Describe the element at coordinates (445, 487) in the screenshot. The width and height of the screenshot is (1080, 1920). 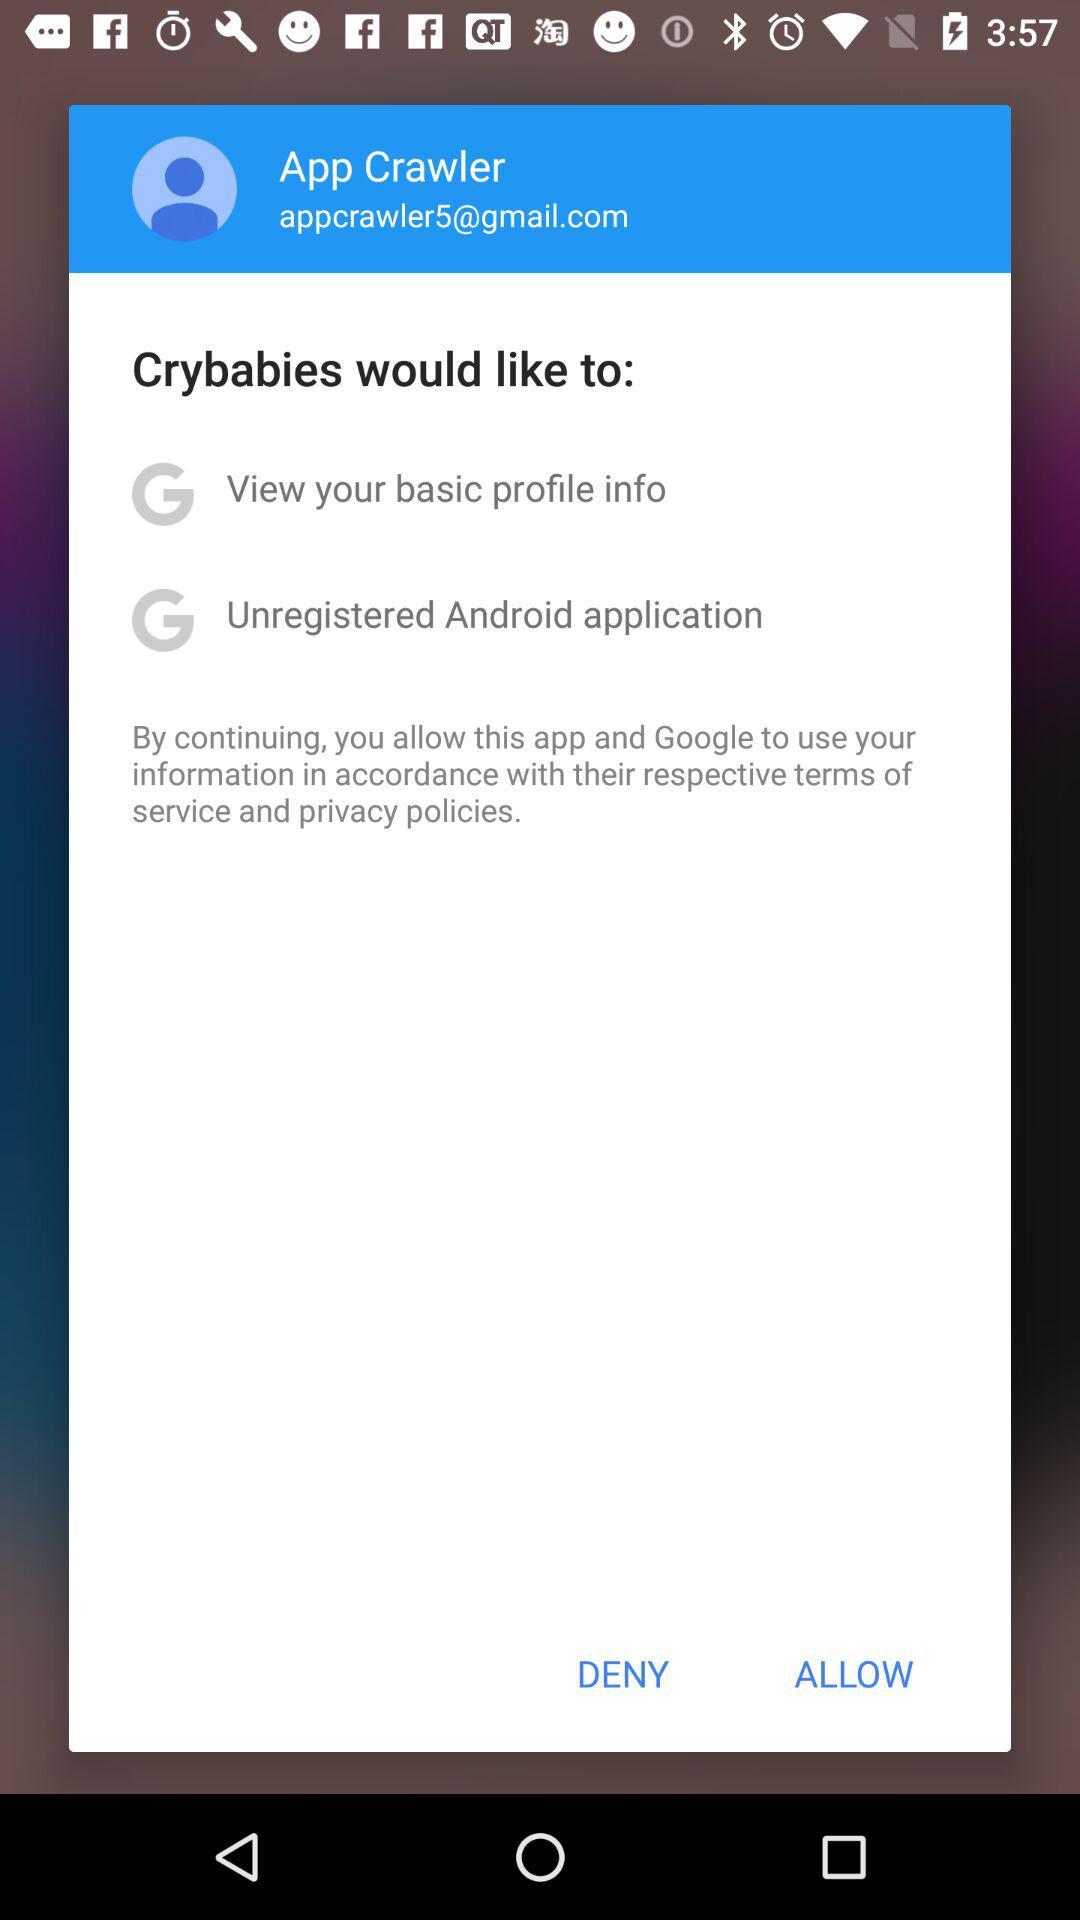
I see `app above unregistered android application icon` at that location.